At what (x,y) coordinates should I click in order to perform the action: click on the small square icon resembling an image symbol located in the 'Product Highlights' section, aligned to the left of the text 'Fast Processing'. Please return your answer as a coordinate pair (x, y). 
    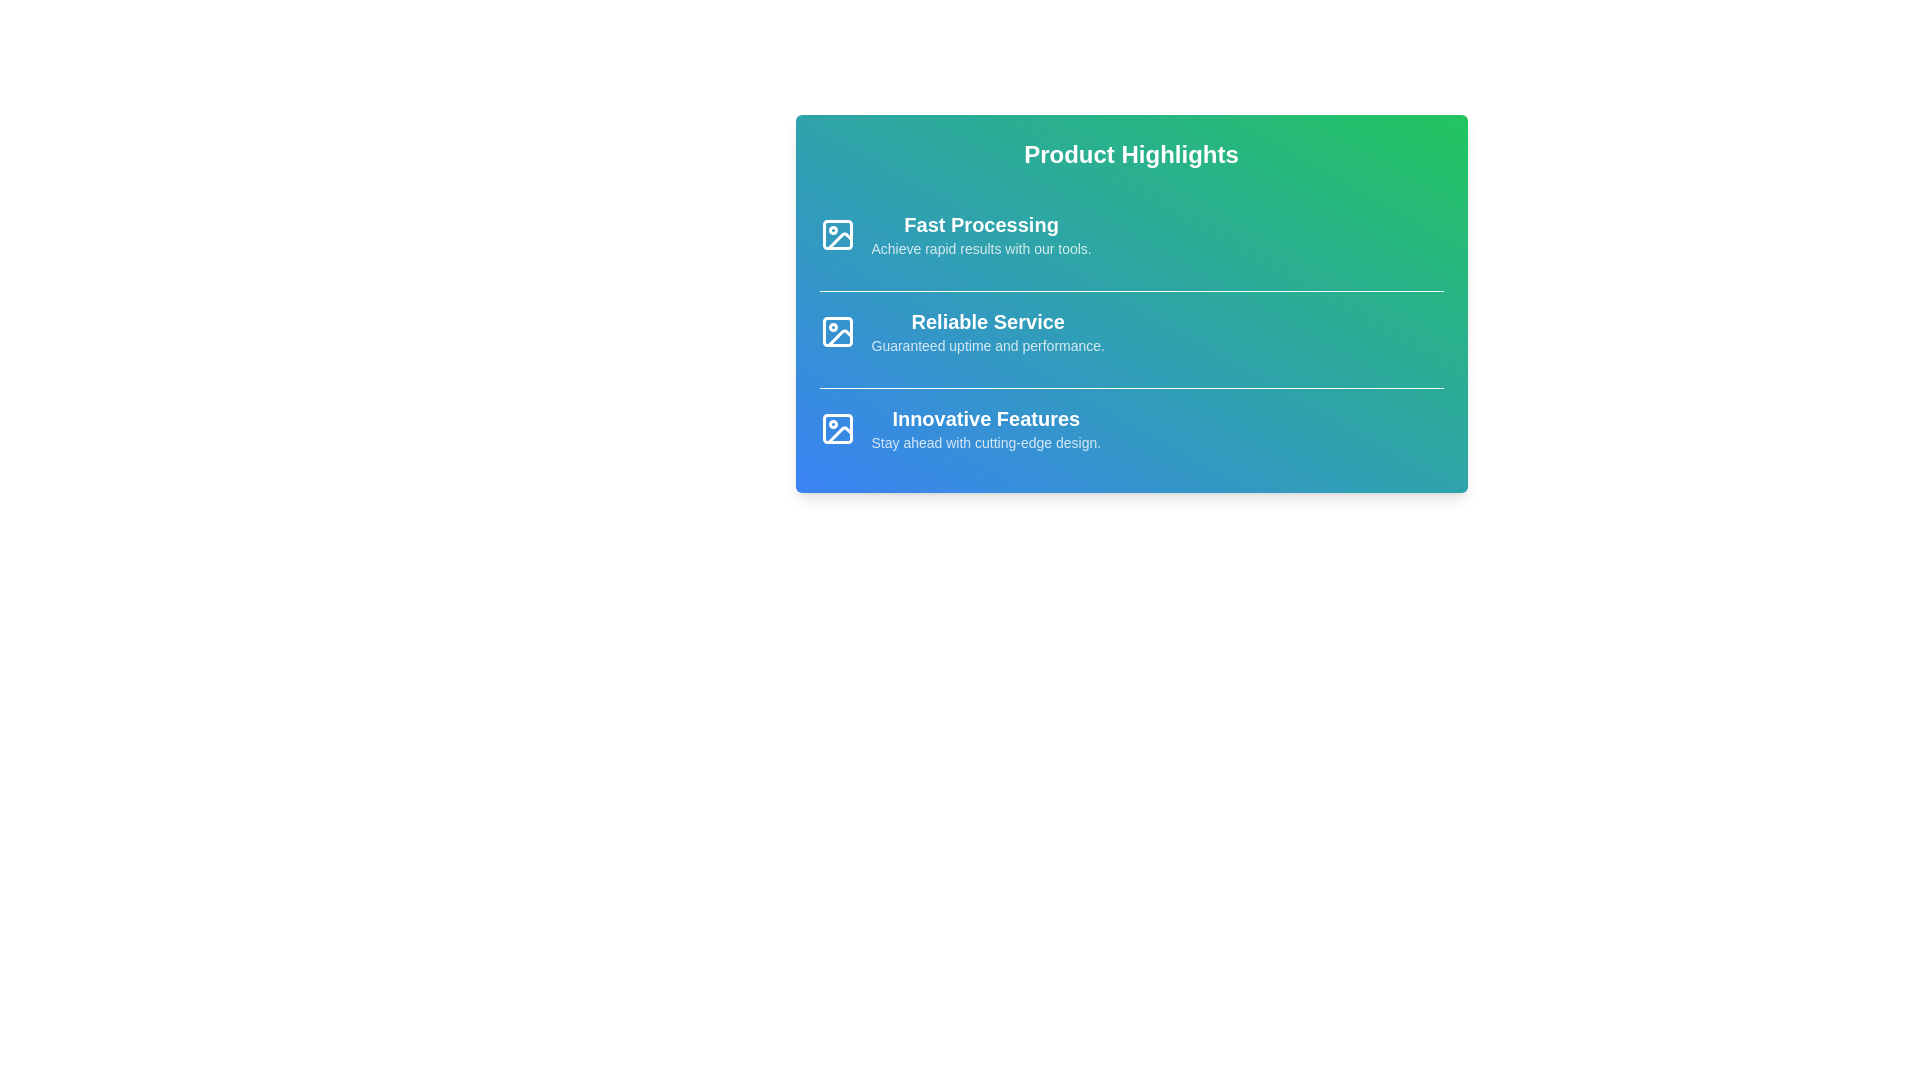
    Looking at the image, I should click on (837, 234).